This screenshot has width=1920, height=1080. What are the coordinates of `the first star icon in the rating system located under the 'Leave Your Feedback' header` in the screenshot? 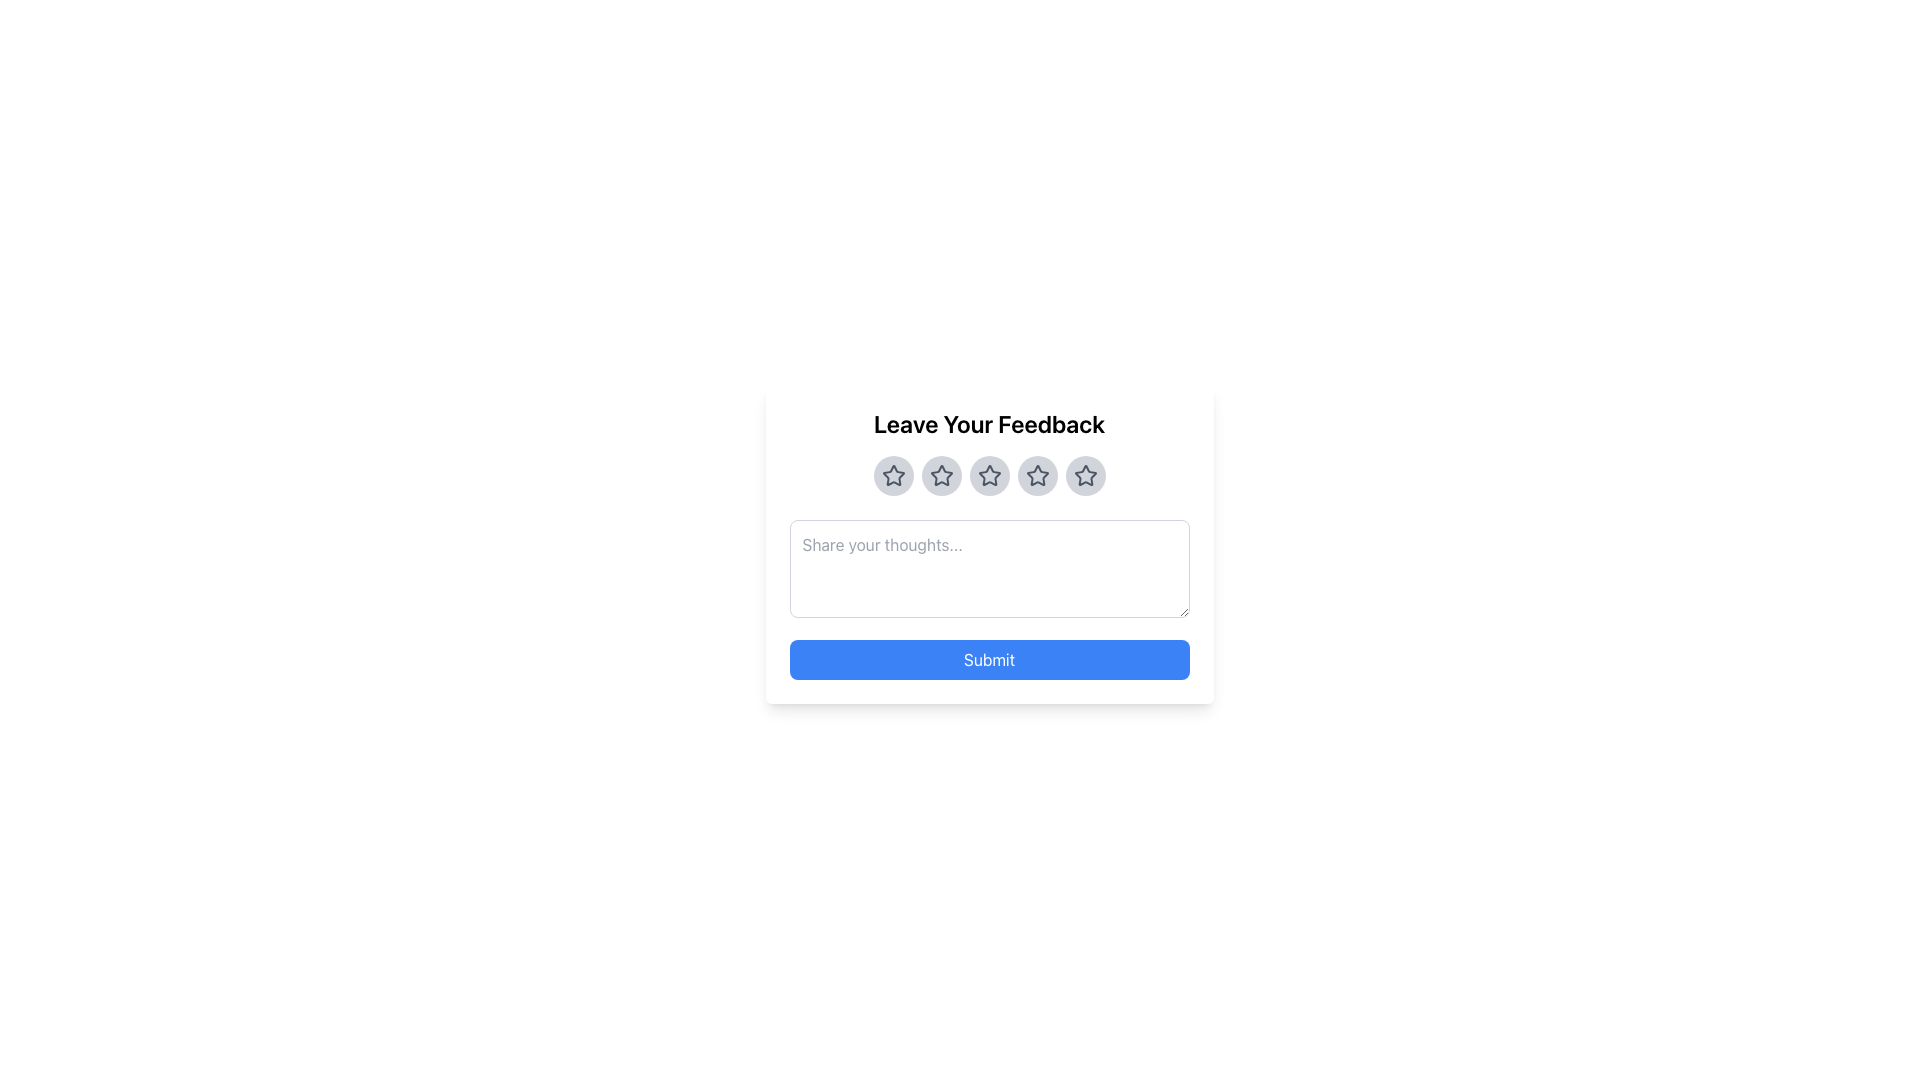 It's located at (892, 475).